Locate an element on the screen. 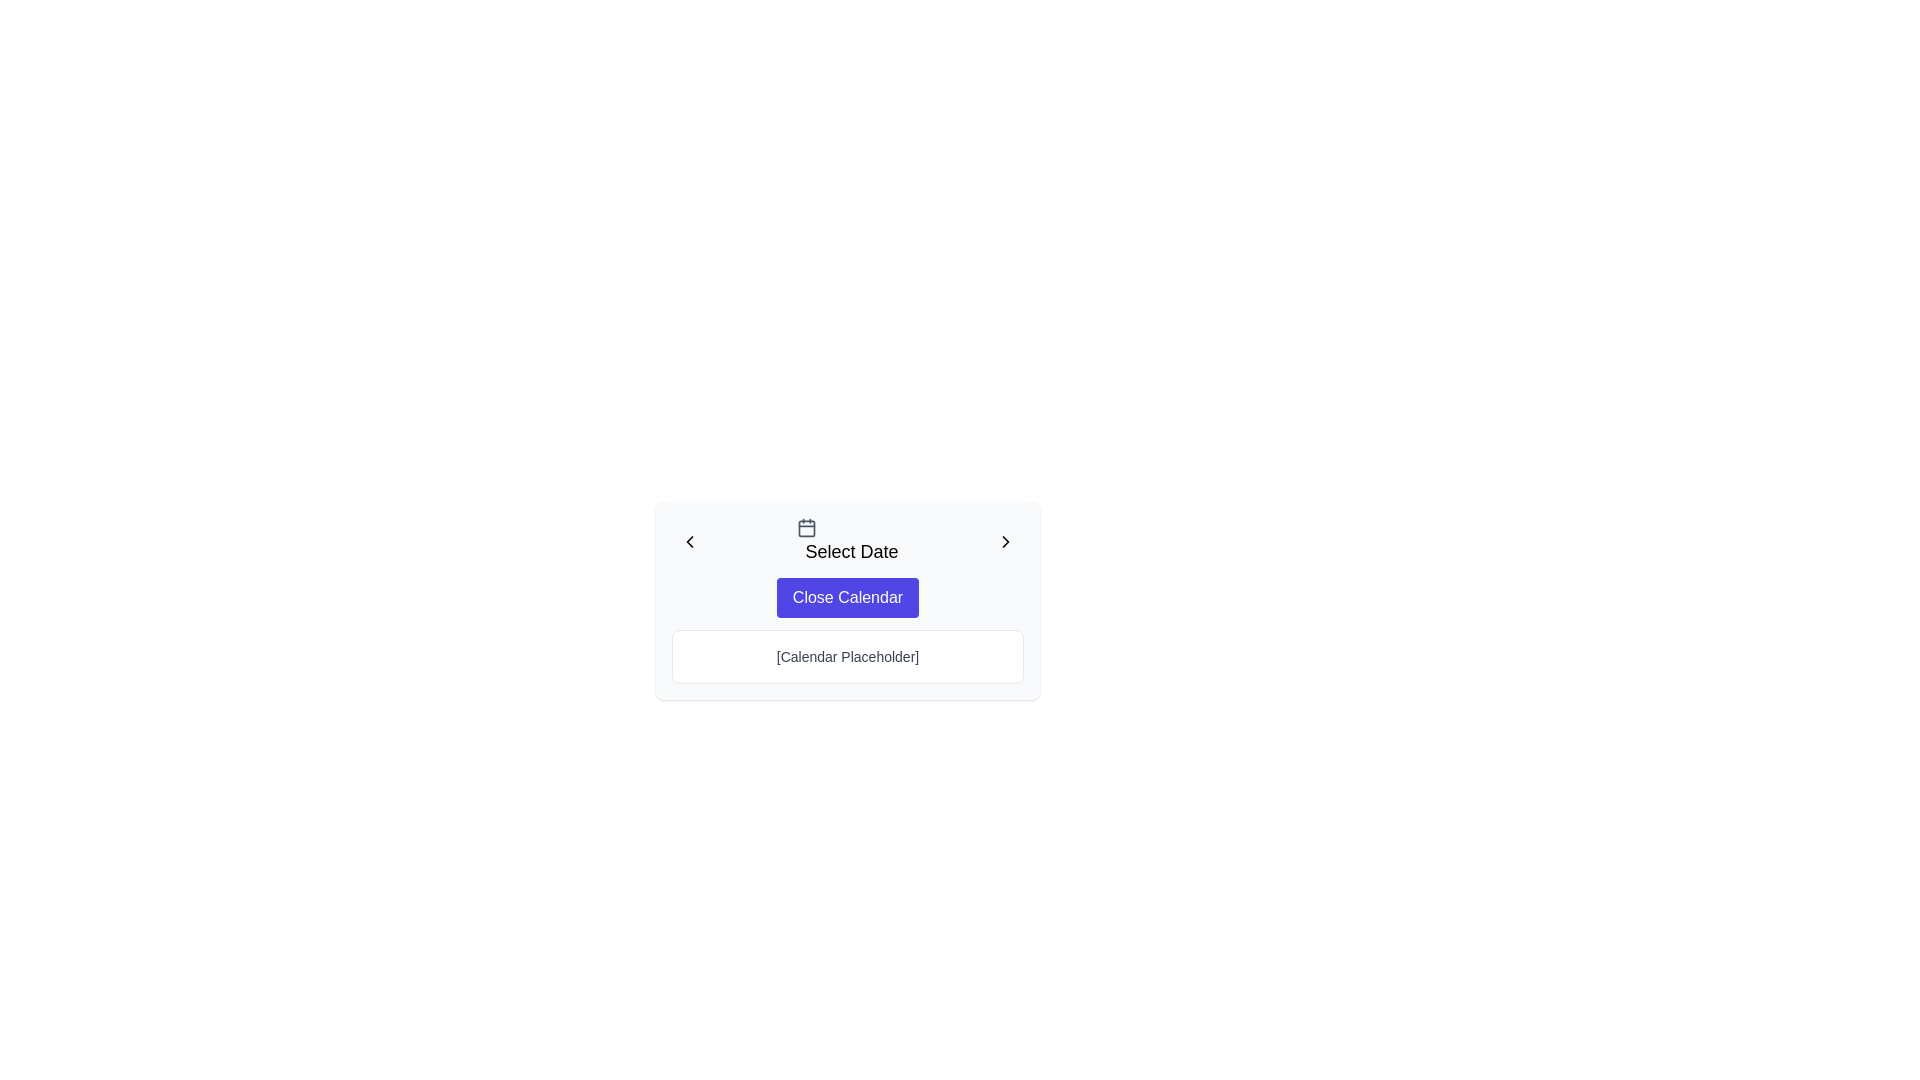  the interactive button on the far left of the 'Select Date' title is located at coordinates (690, 542).